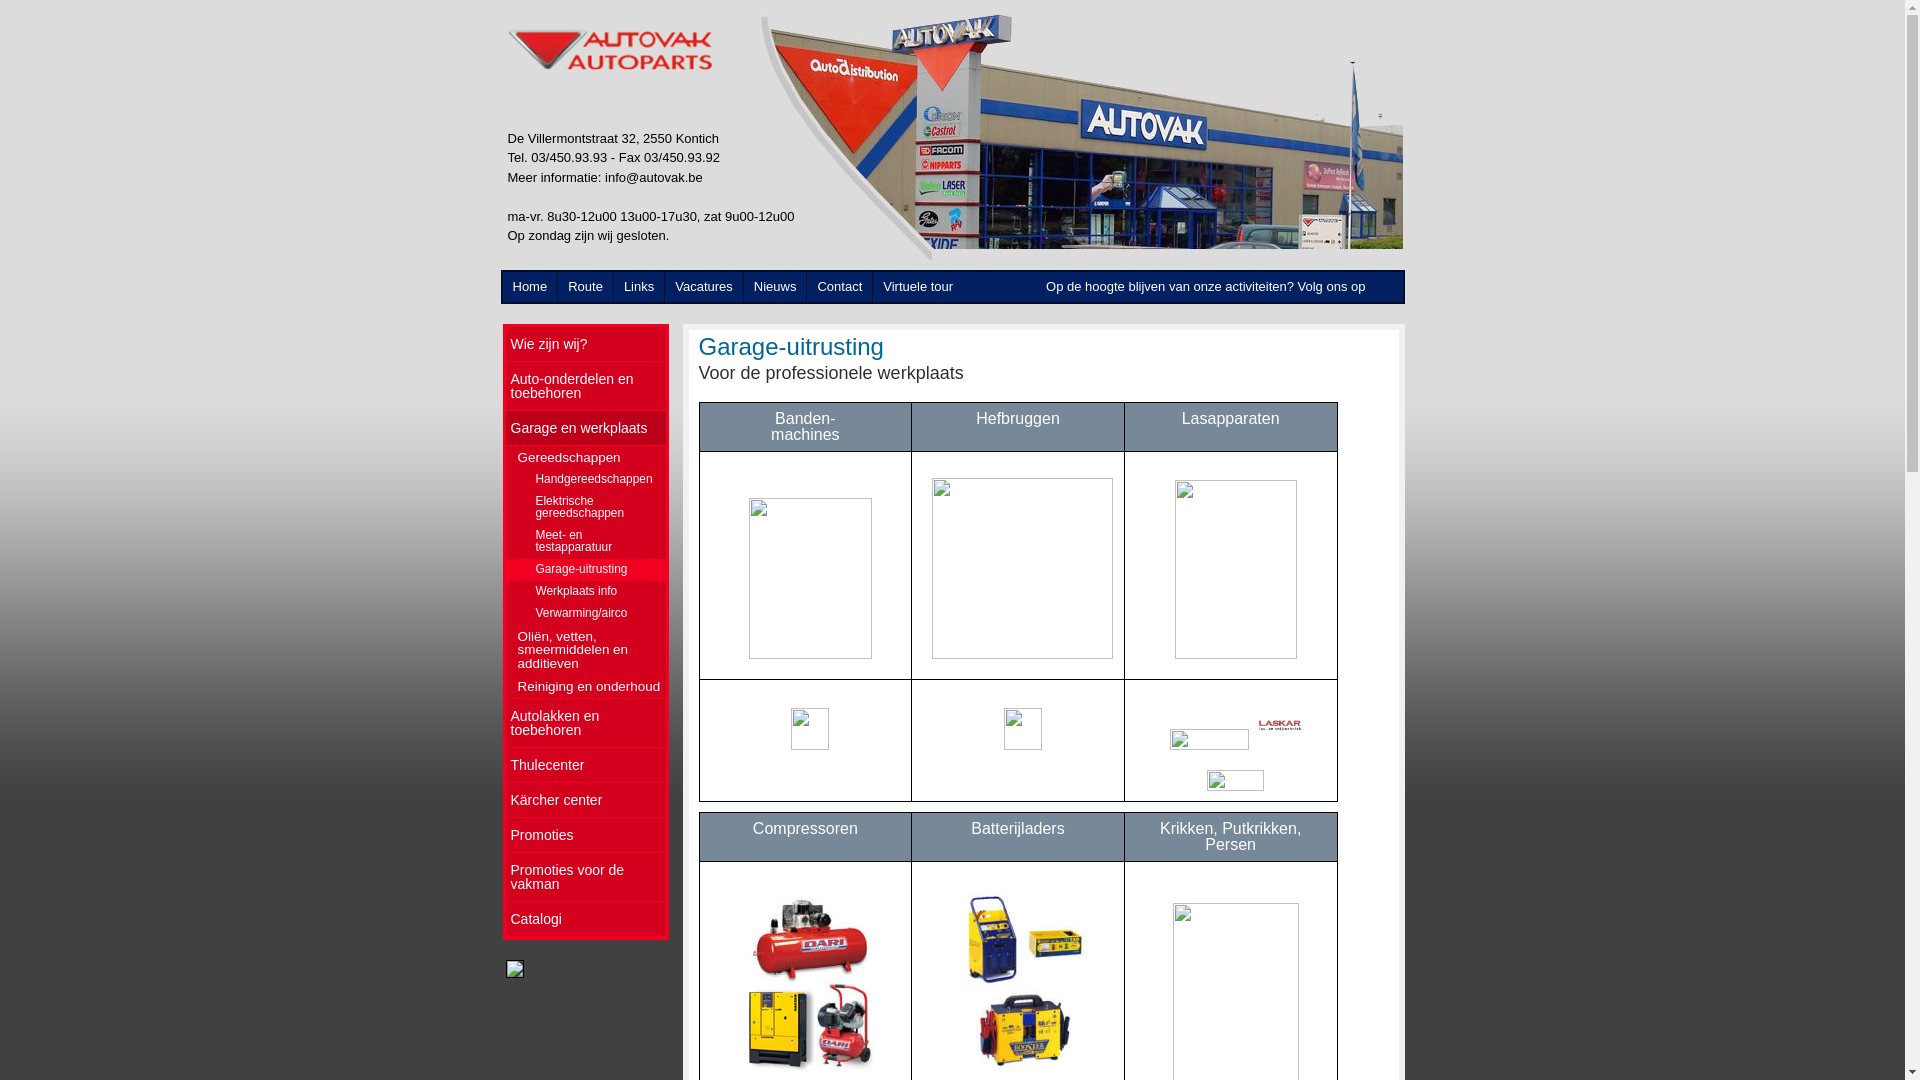 This screenshot has width=1920, height=1080. What do you see at coordinates (584, 457) in the screenshot?
I see `'Gereedschappen'` at bounding box center [584, 457].